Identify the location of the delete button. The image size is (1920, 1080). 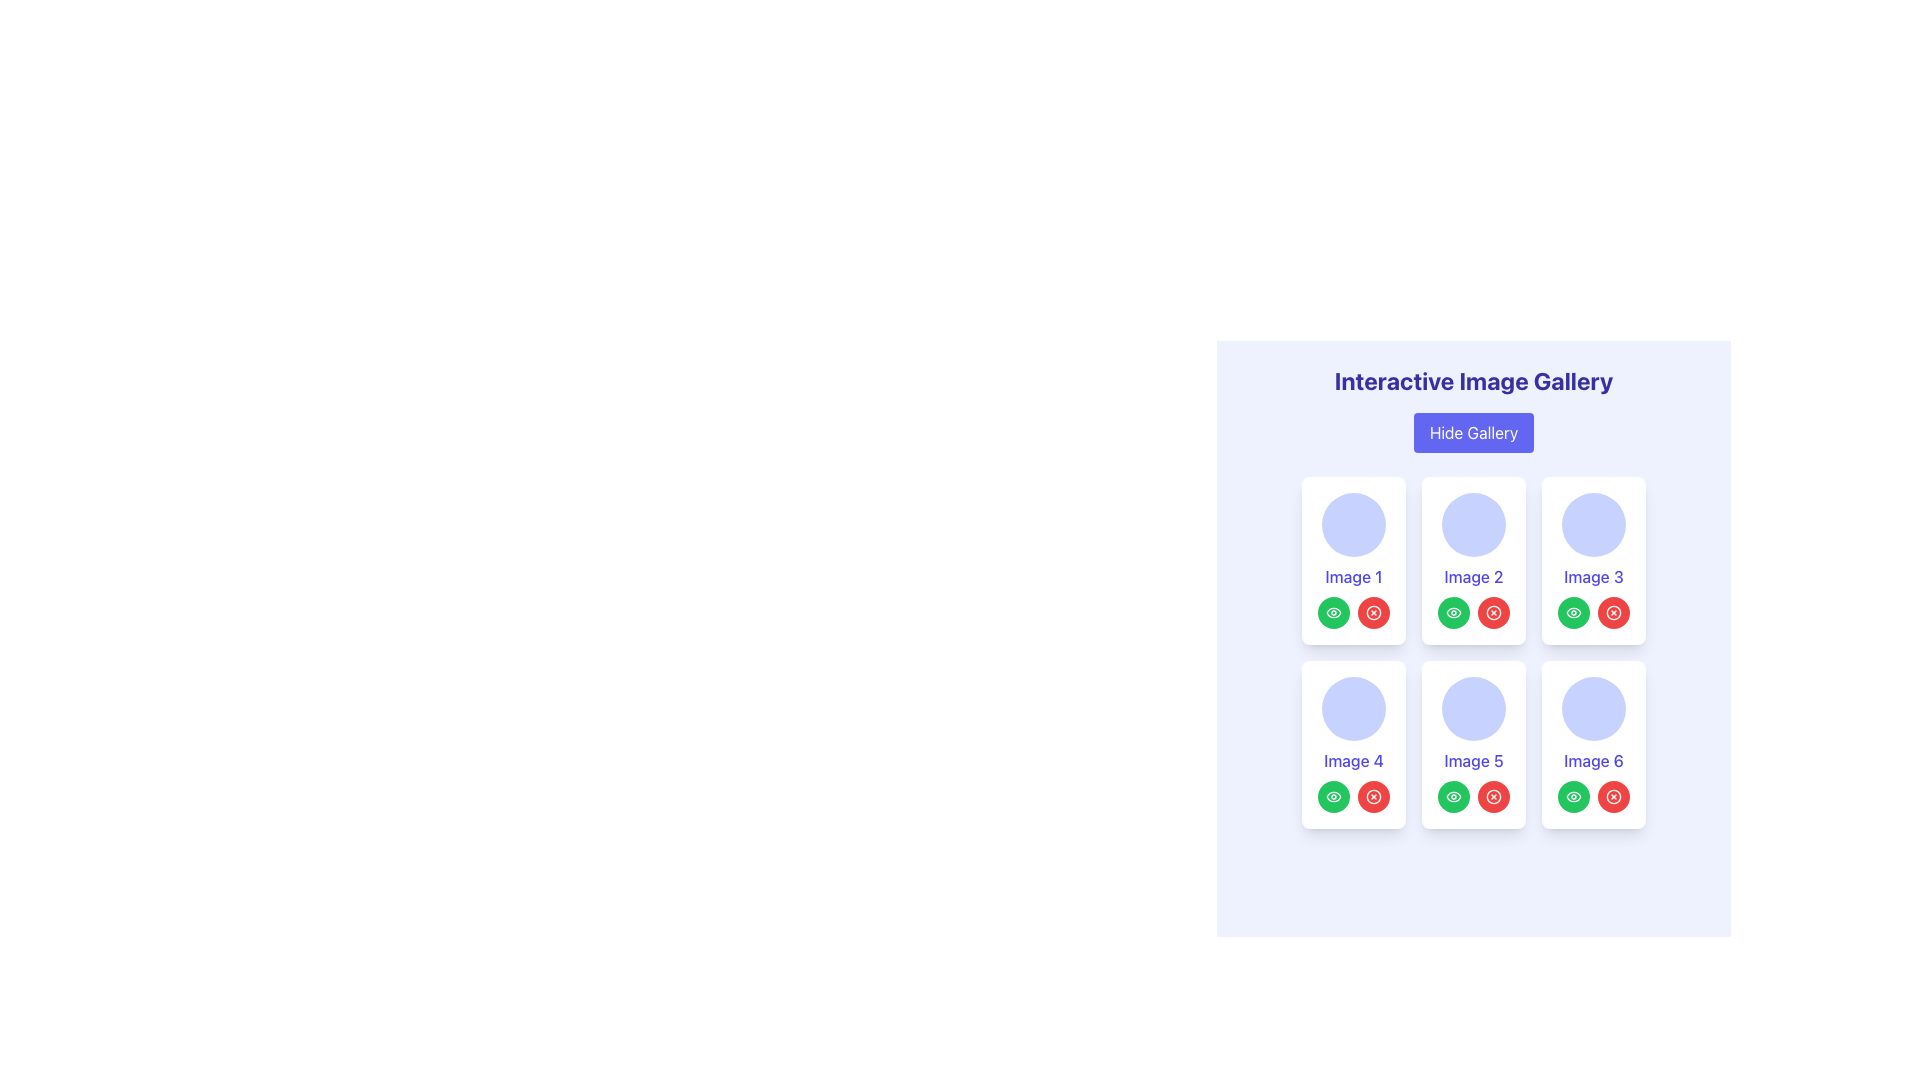
(1493, 612).